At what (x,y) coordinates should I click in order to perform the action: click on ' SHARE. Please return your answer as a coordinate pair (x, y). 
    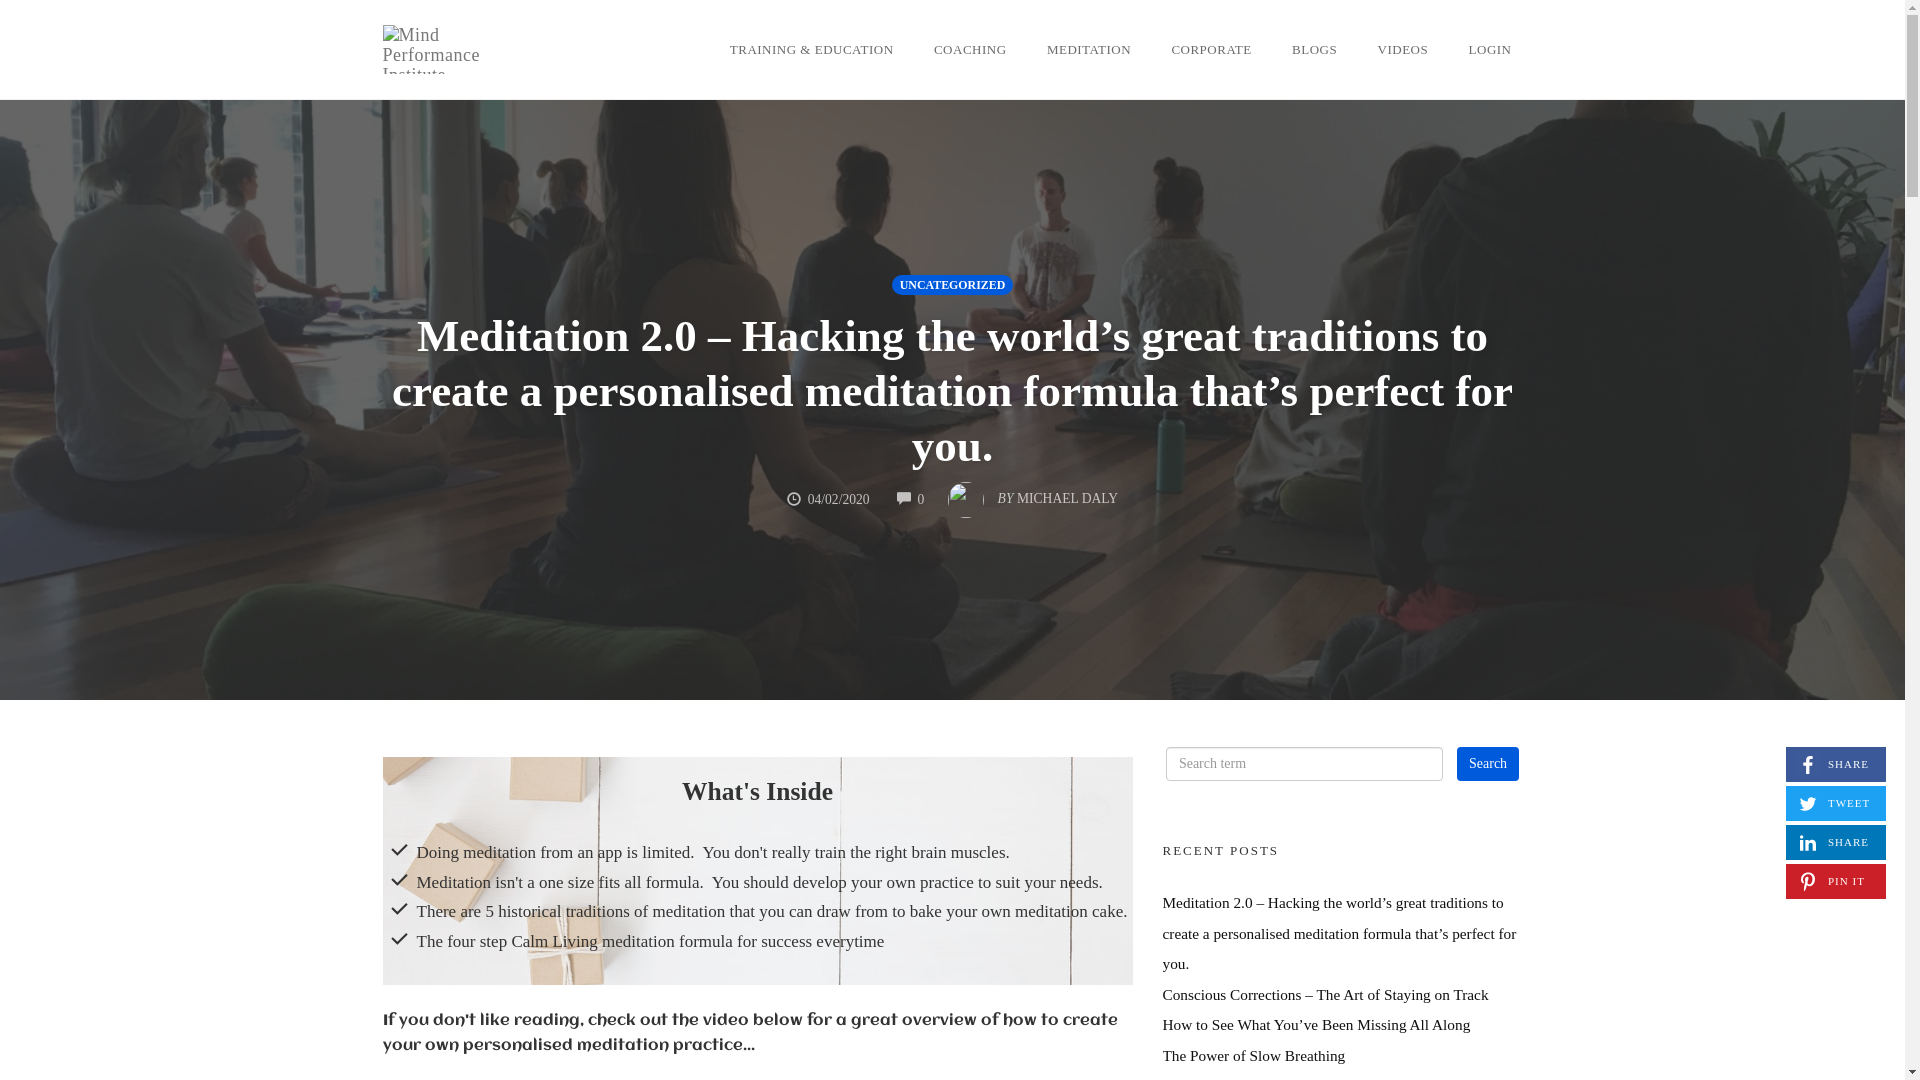
    Looking at the image, I should click on (1785, 842).